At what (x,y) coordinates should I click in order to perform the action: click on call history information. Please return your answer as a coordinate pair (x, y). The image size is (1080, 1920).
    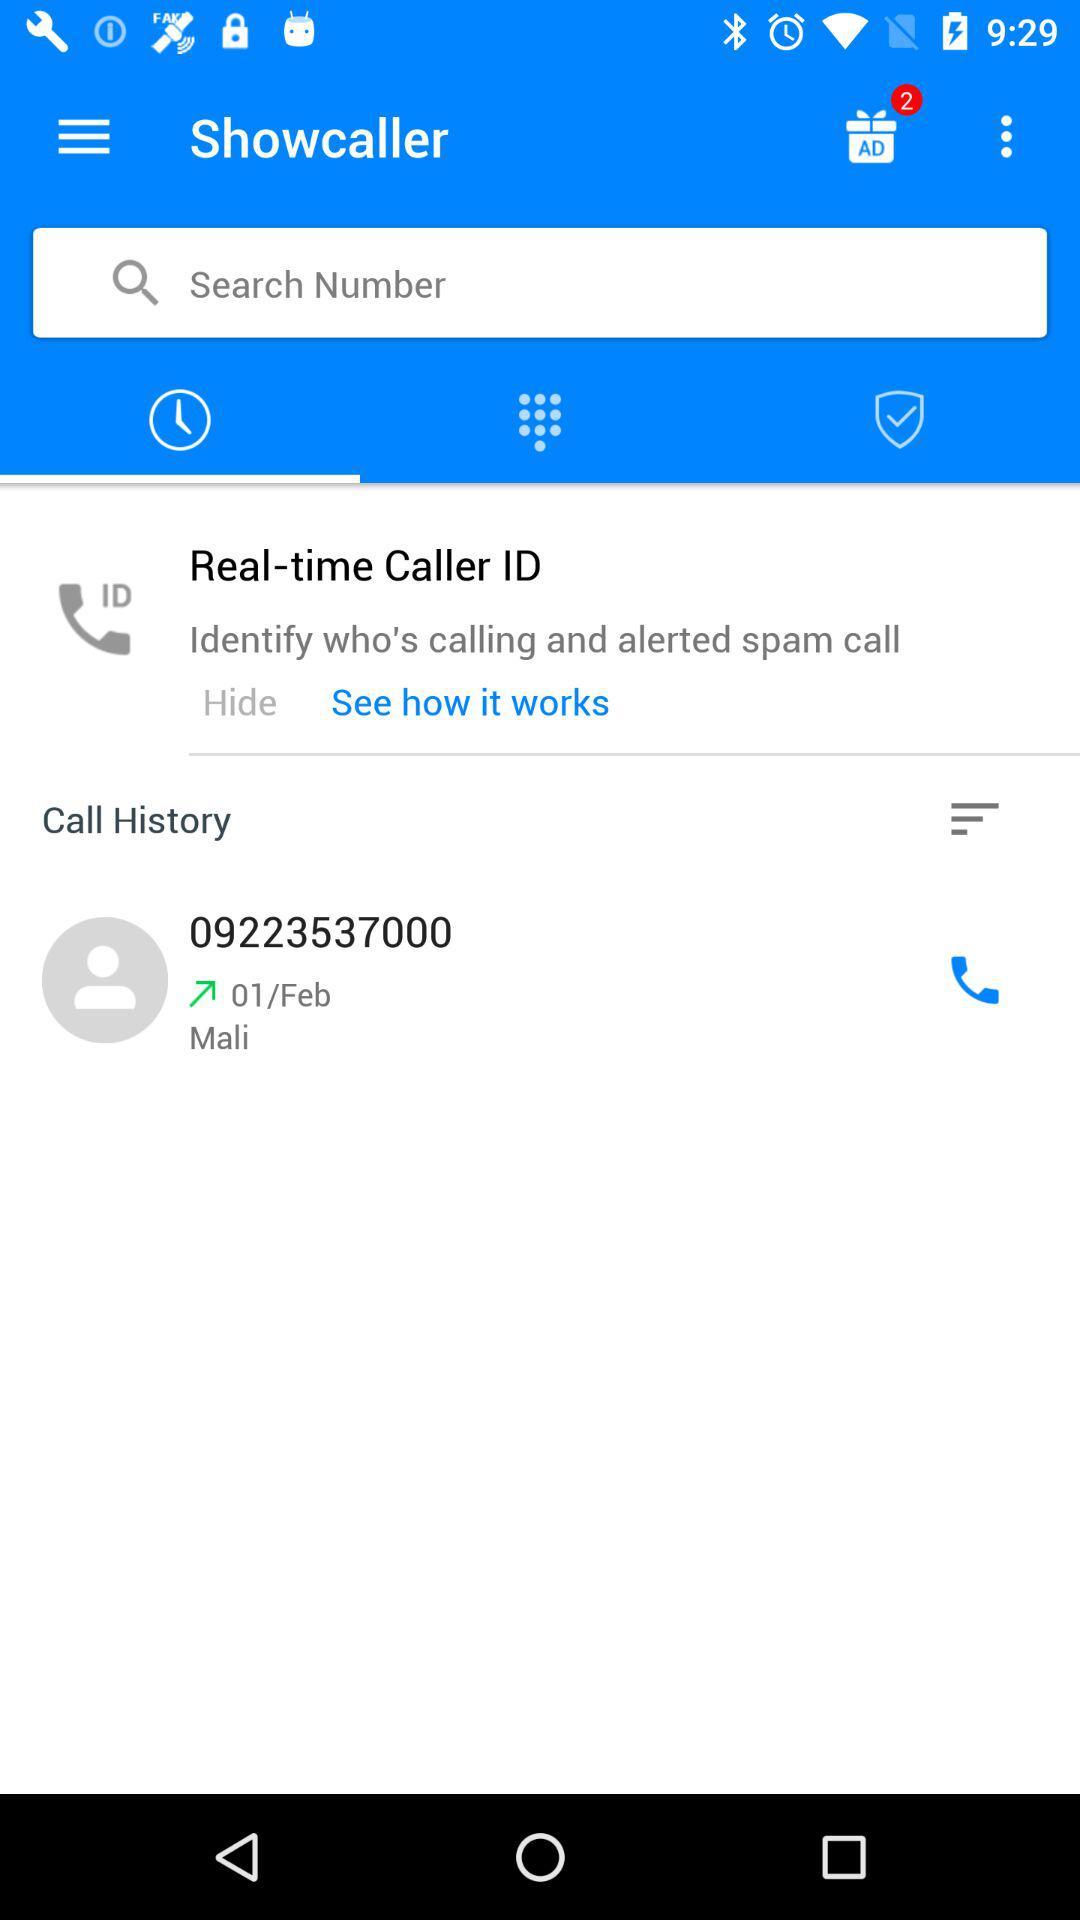
    Looking at the image, I should click on (974, 819).